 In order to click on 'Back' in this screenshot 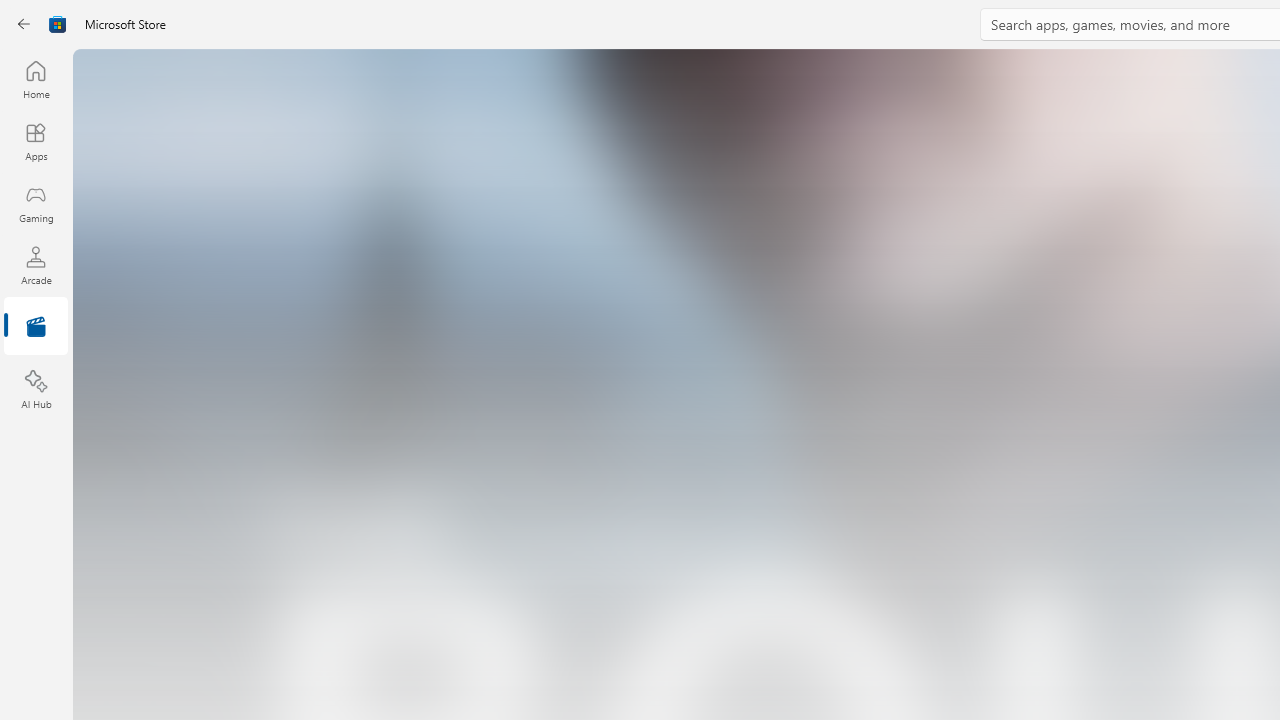, I will do `click(24, 24)`.